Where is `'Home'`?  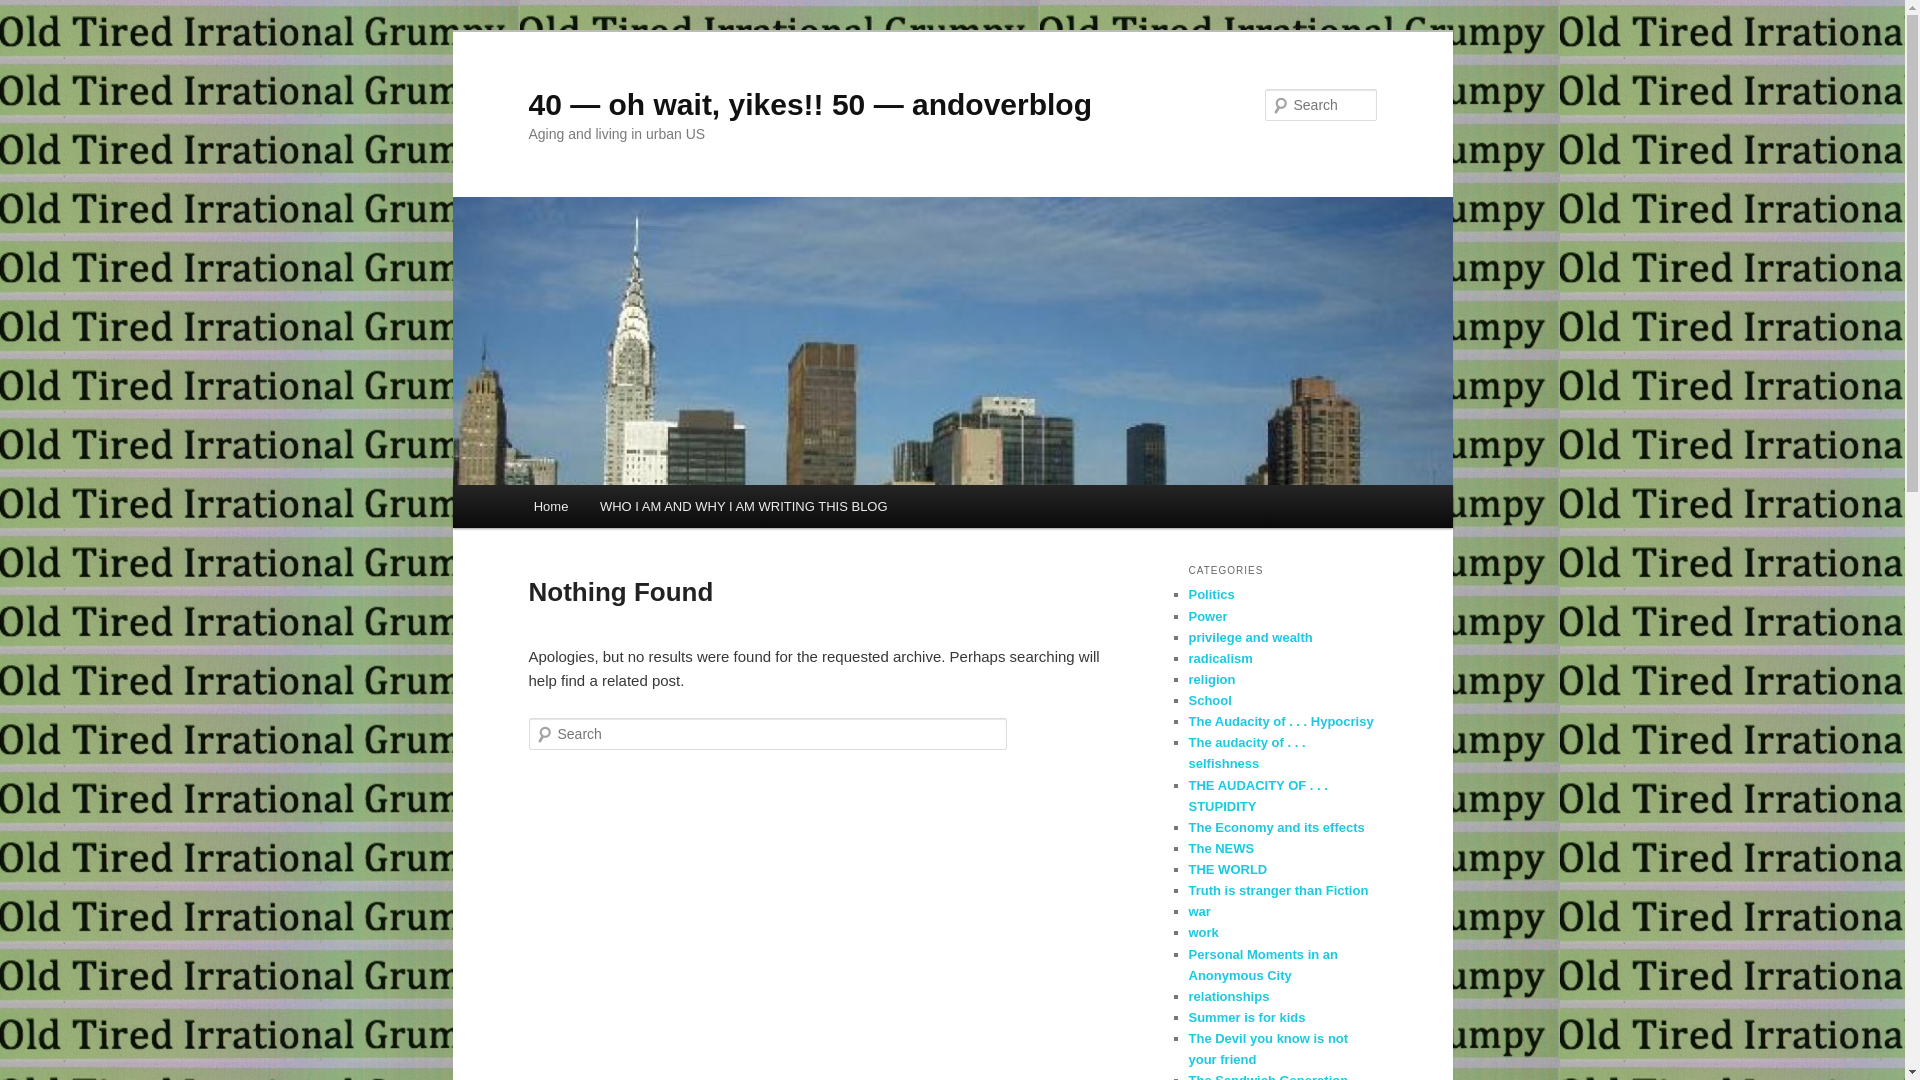
'Home' is located at coordinates (551, 505).